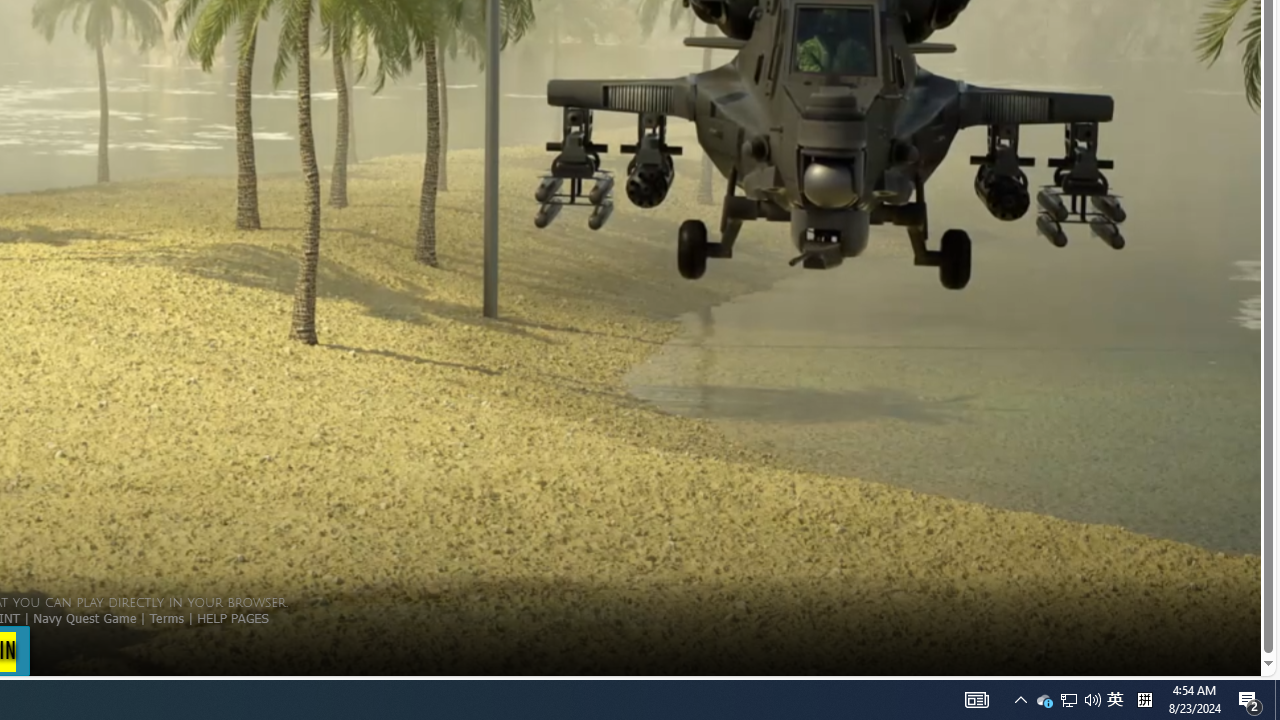 This screenshot has height=720, width=1280. Describe the element at coordinates (84, 616) in the screenshot. I see `'Navy Quest Game'` at that location.